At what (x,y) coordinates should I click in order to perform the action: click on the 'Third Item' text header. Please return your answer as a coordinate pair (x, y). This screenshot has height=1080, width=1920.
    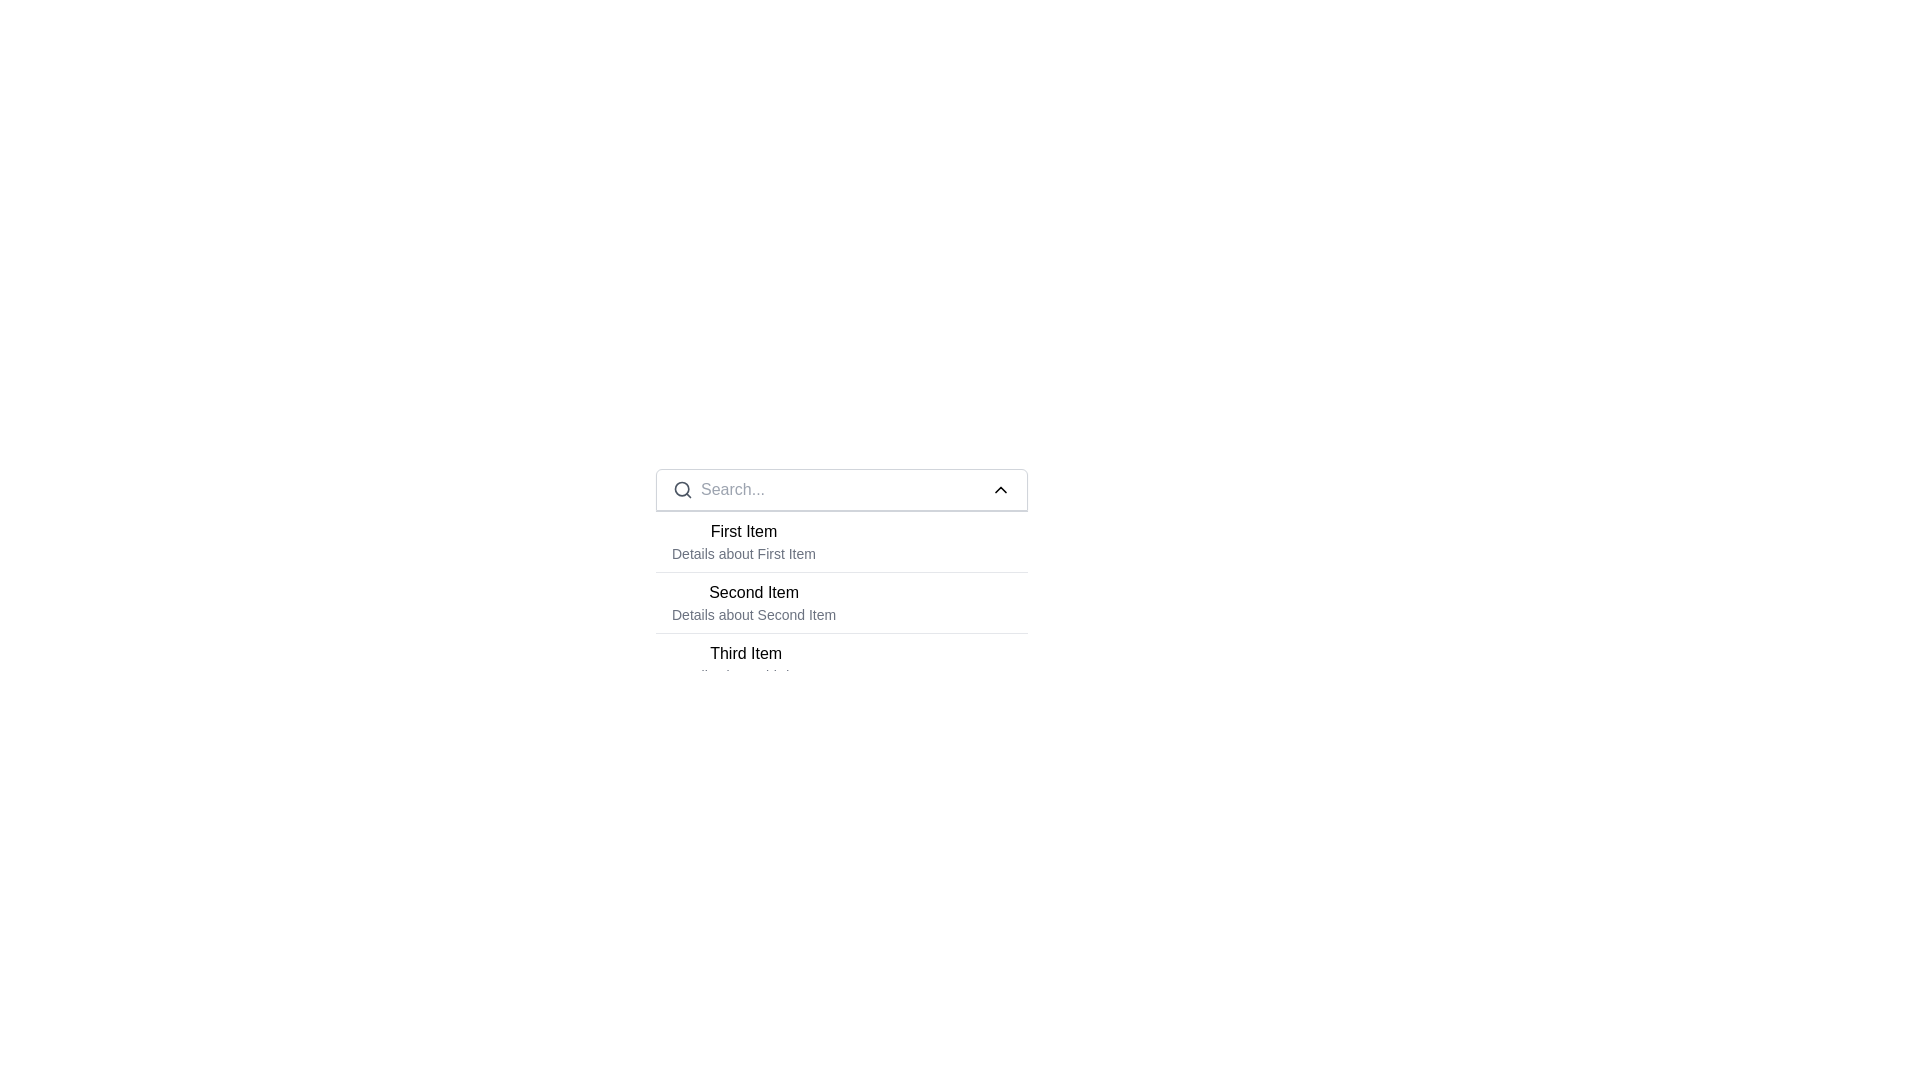
    Looking at the image, I should click on (745, 654).